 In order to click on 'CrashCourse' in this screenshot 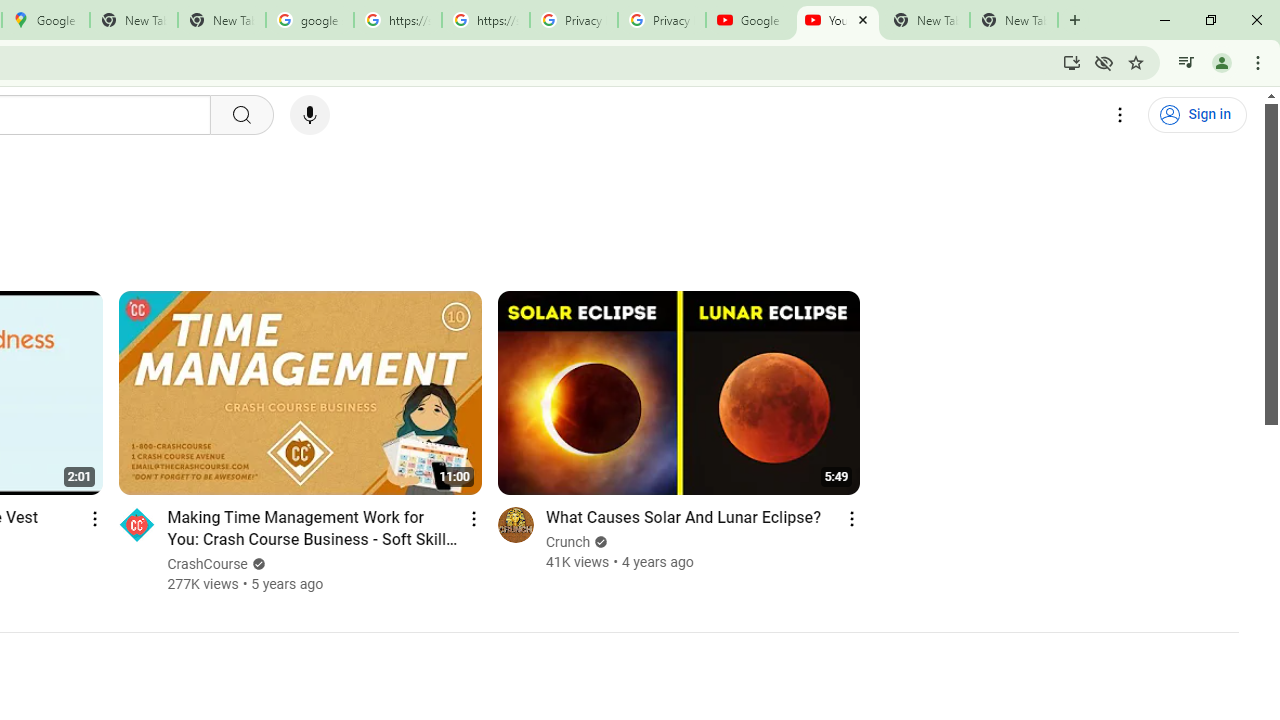, I will do `click(208, 564)`.